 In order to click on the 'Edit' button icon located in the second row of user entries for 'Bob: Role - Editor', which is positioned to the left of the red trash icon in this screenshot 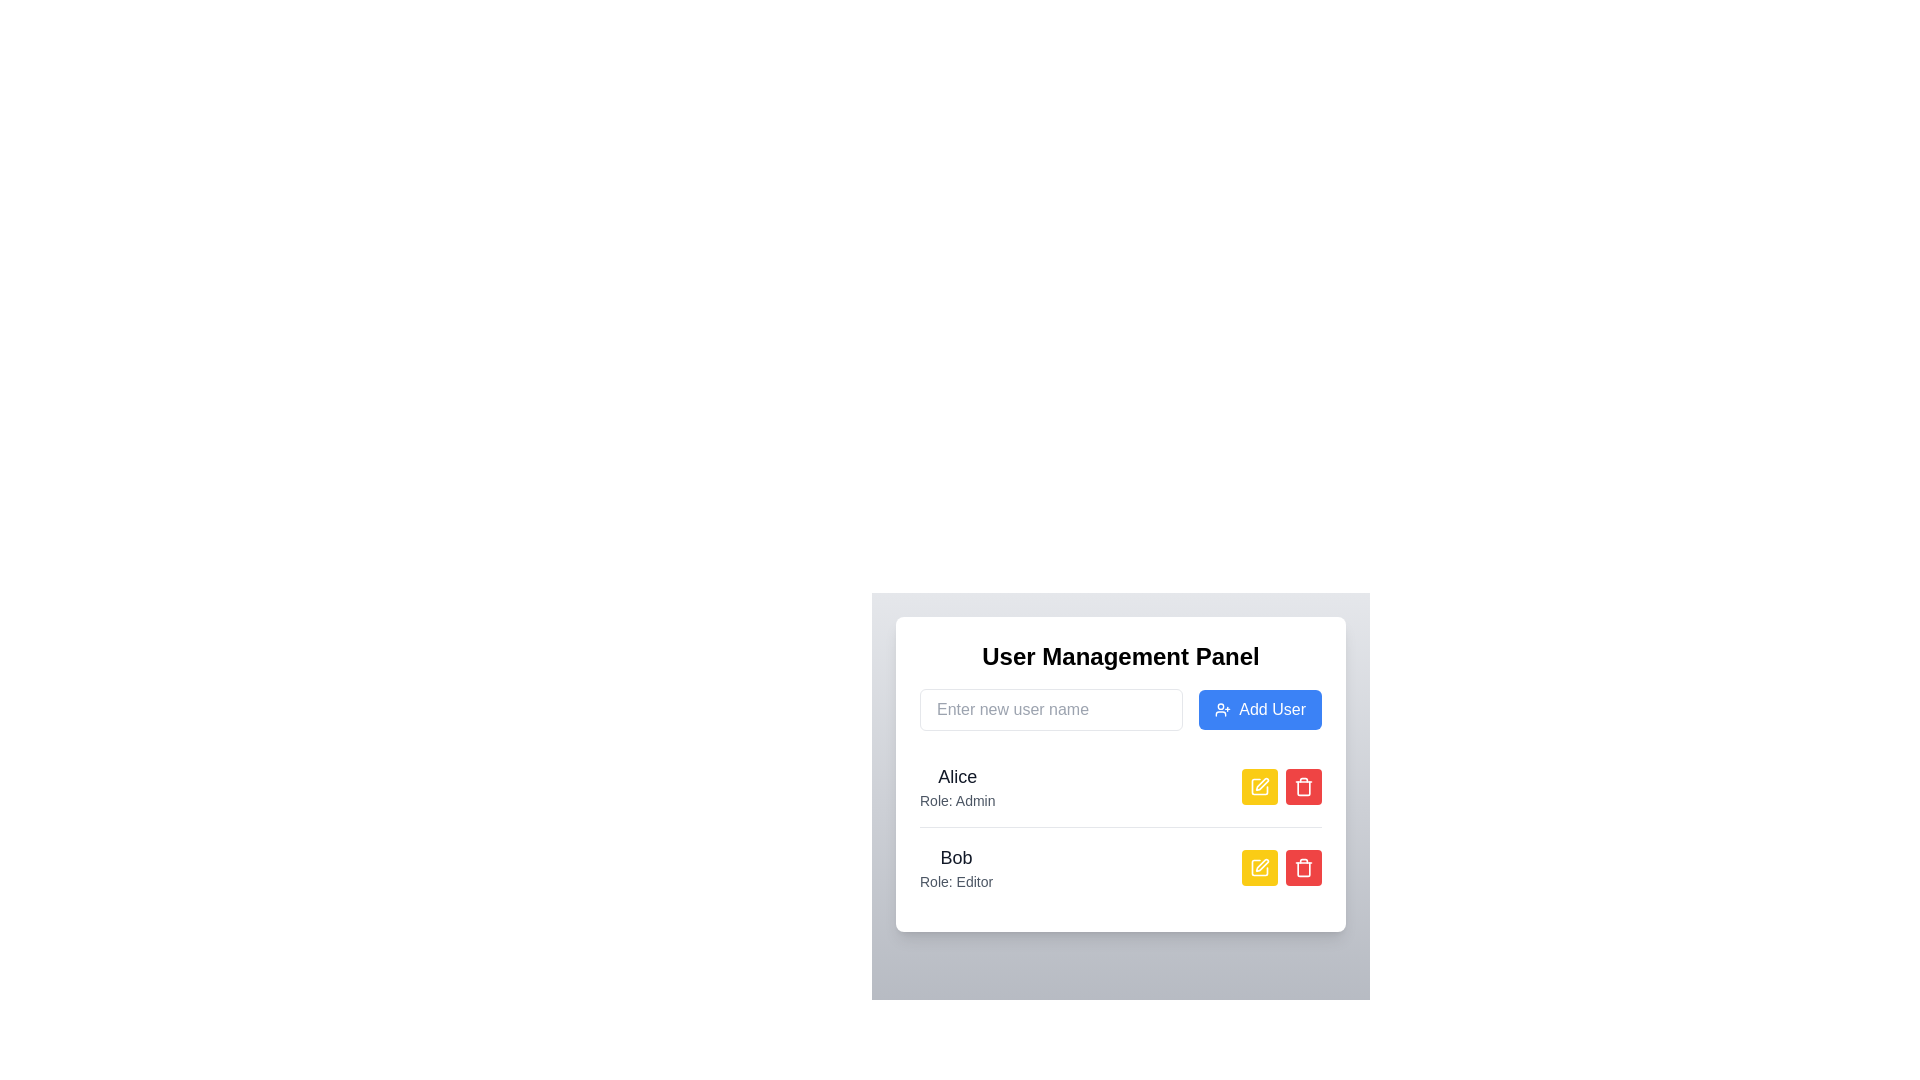, I will do `click(1258, 866)`.